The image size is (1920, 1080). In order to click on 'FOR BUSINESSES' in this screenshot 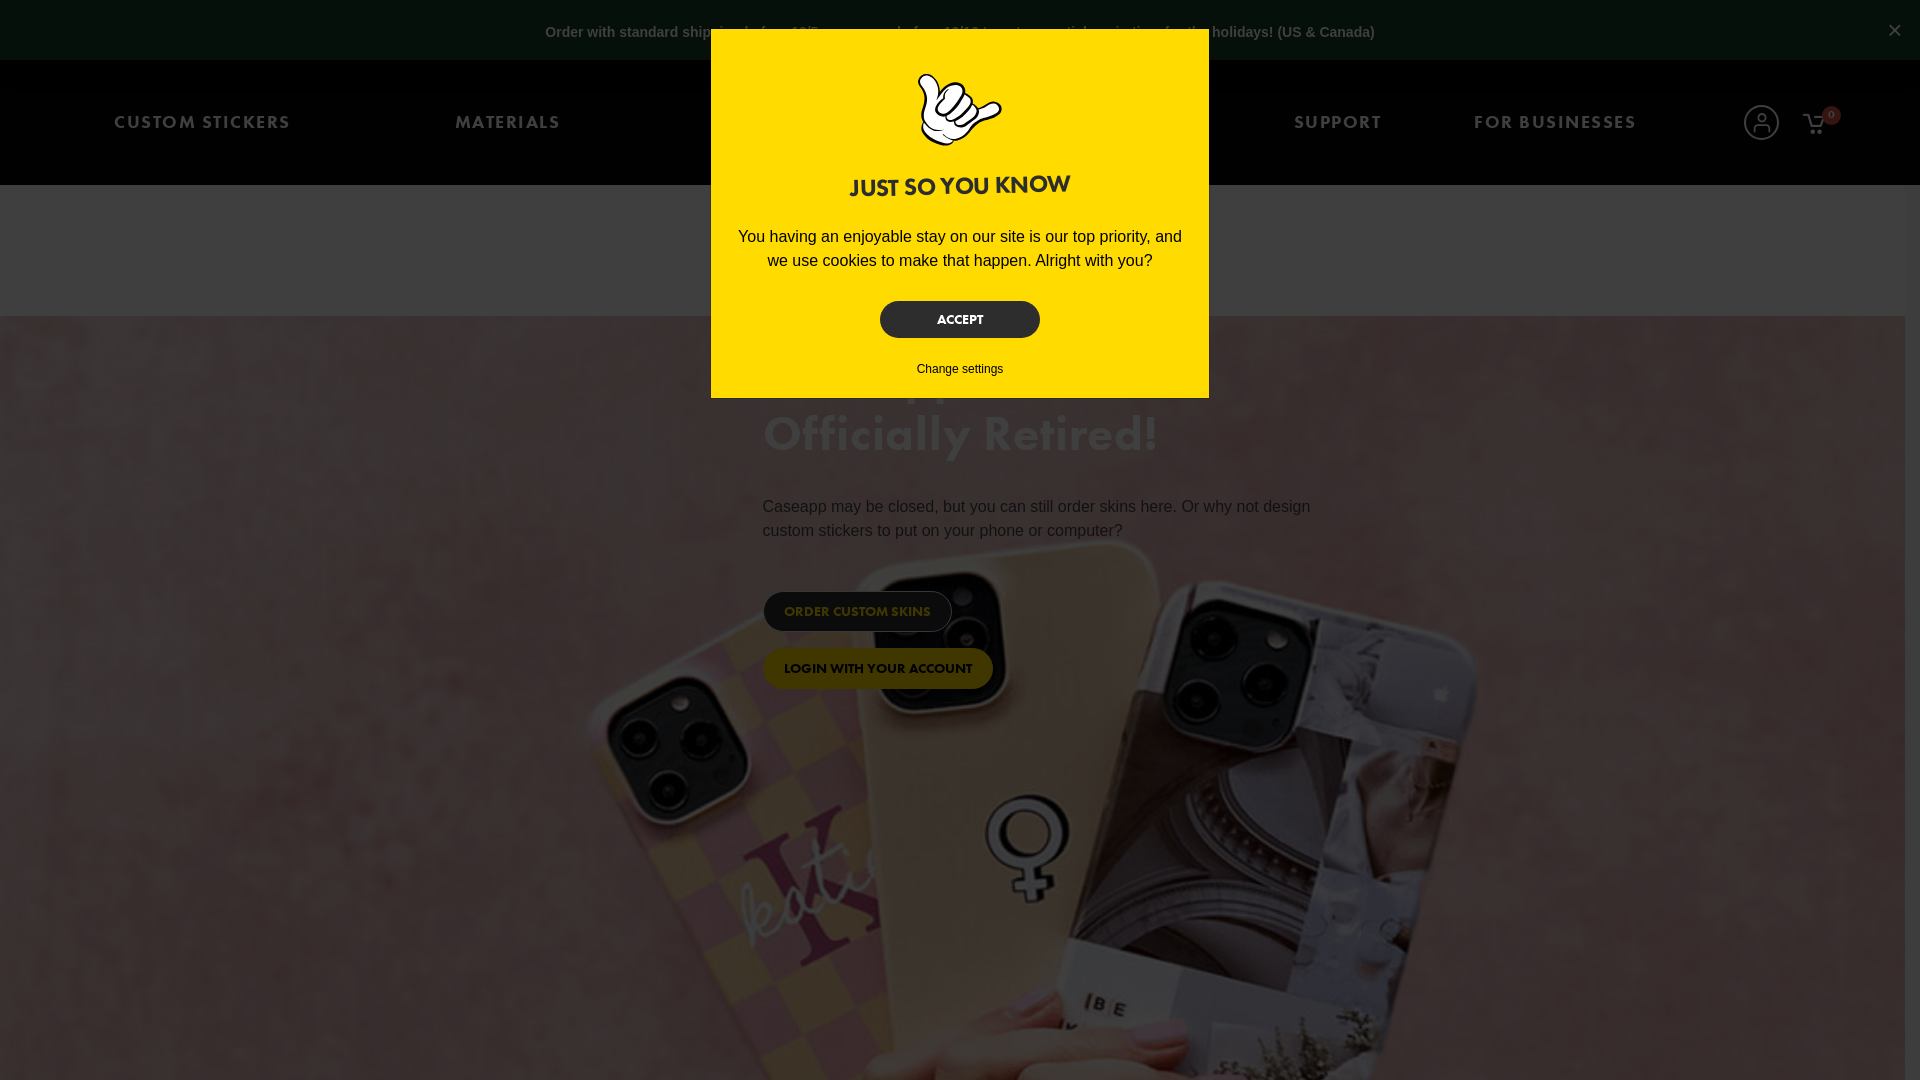, I will do `click(1554, 122)`.